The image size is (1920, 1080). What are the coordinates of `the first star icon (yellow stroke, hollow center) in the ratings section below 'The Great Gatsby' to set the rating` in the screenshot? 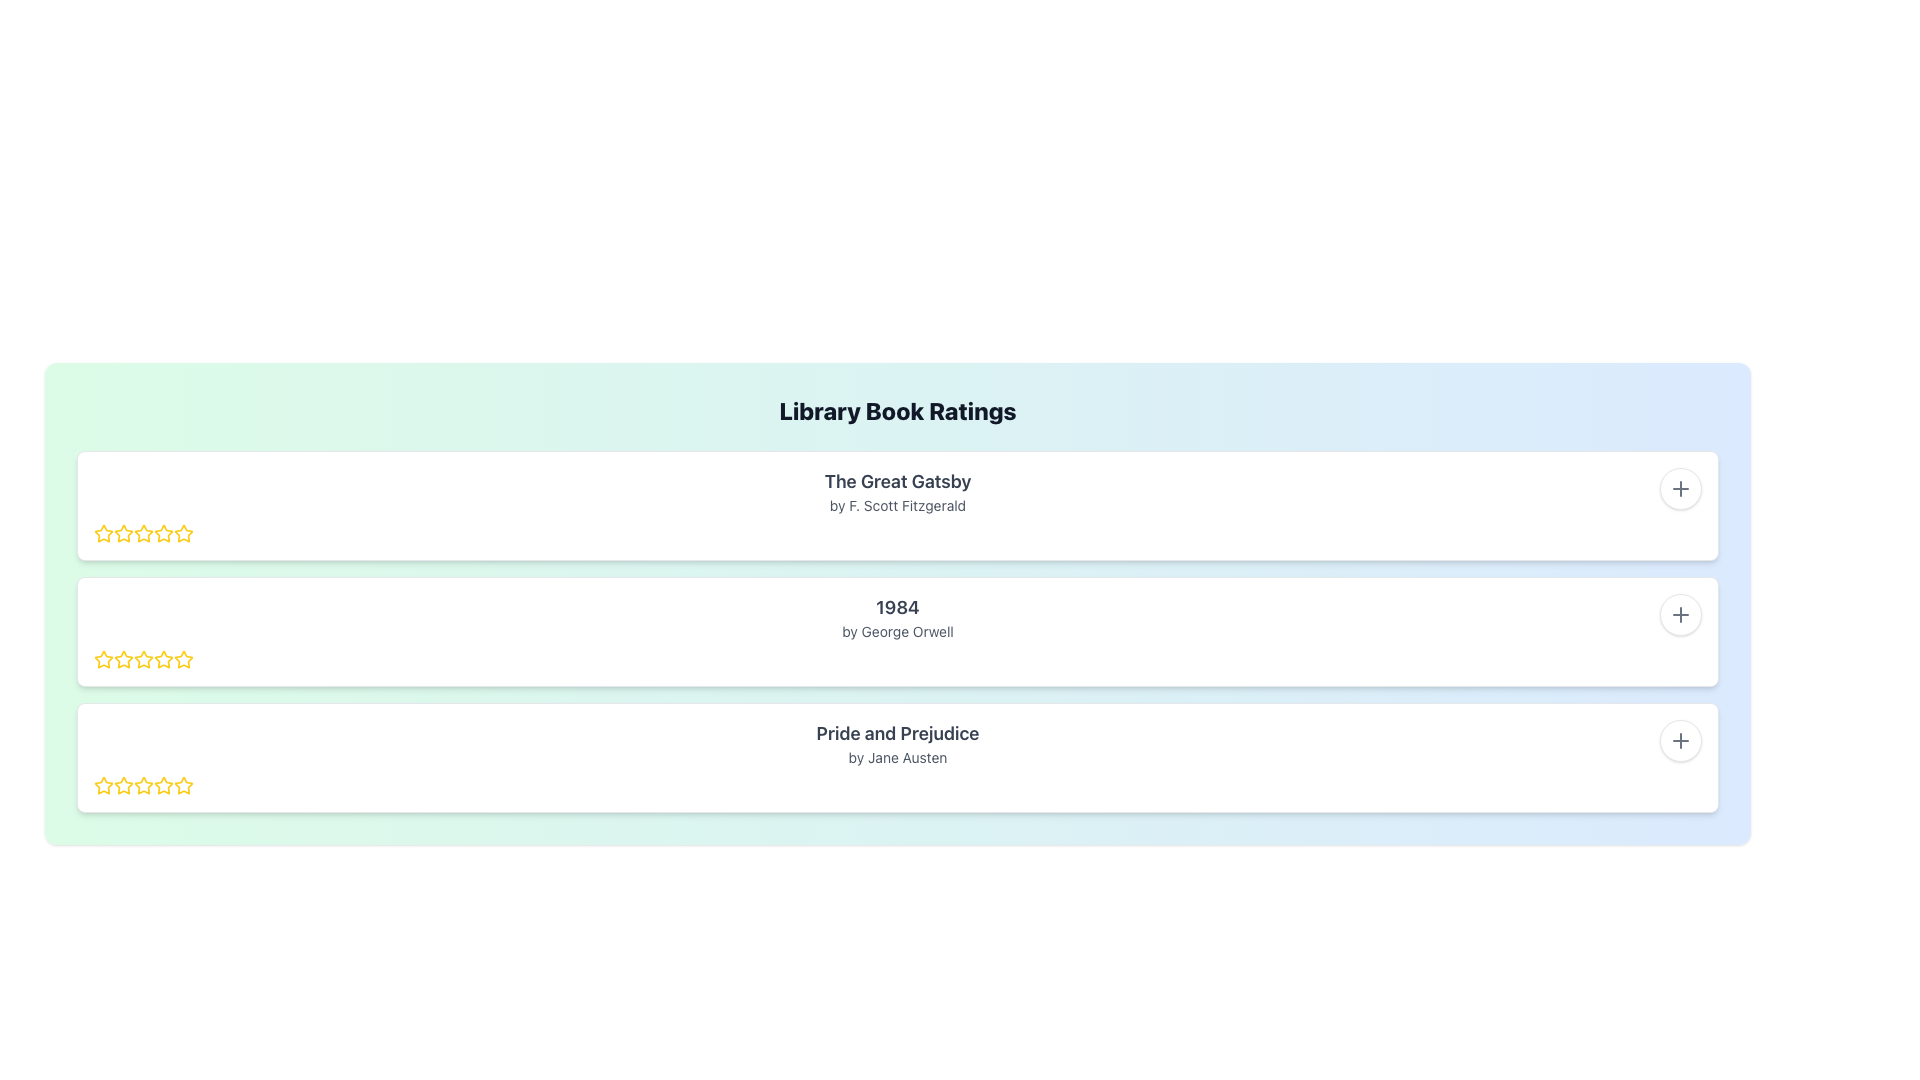 It's located at (103, 532).